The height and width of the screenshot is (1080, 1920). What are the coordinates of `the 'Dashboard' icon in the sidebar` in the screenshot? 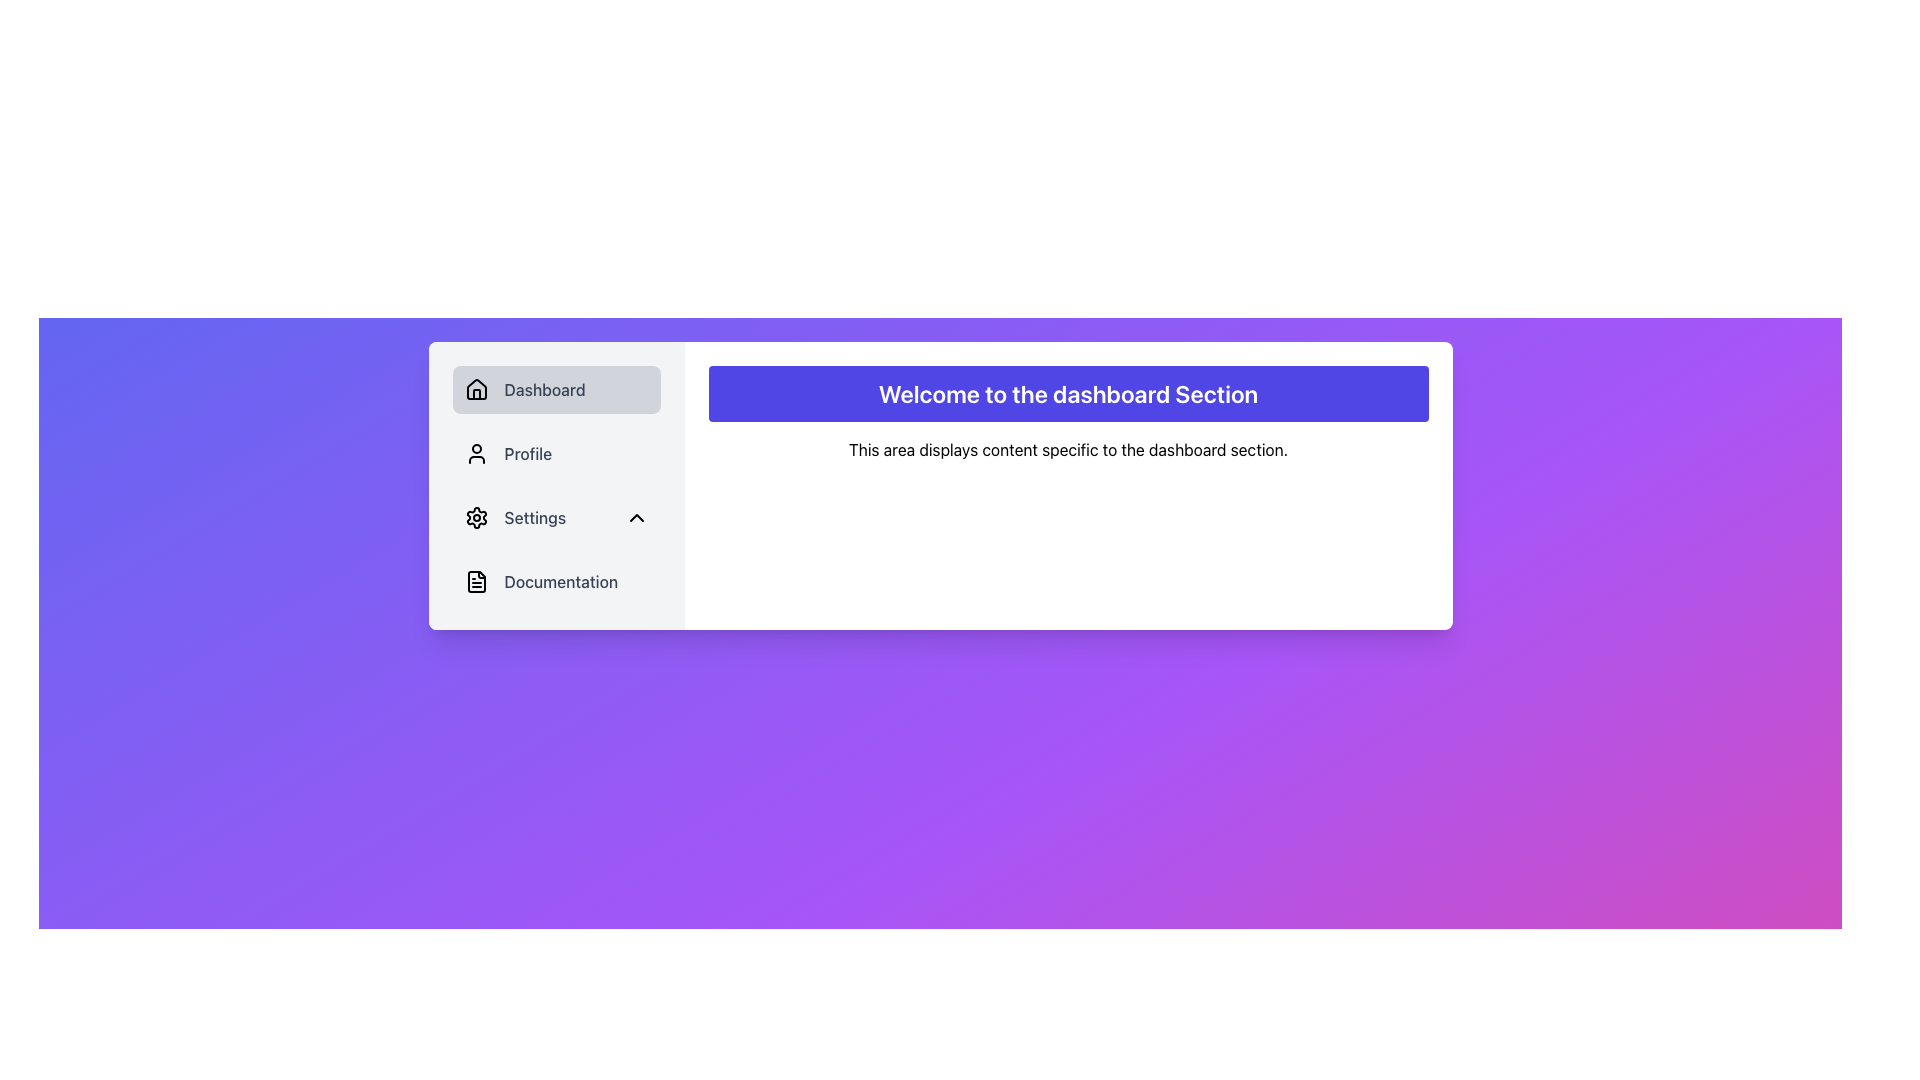 It's located at (475, 389).